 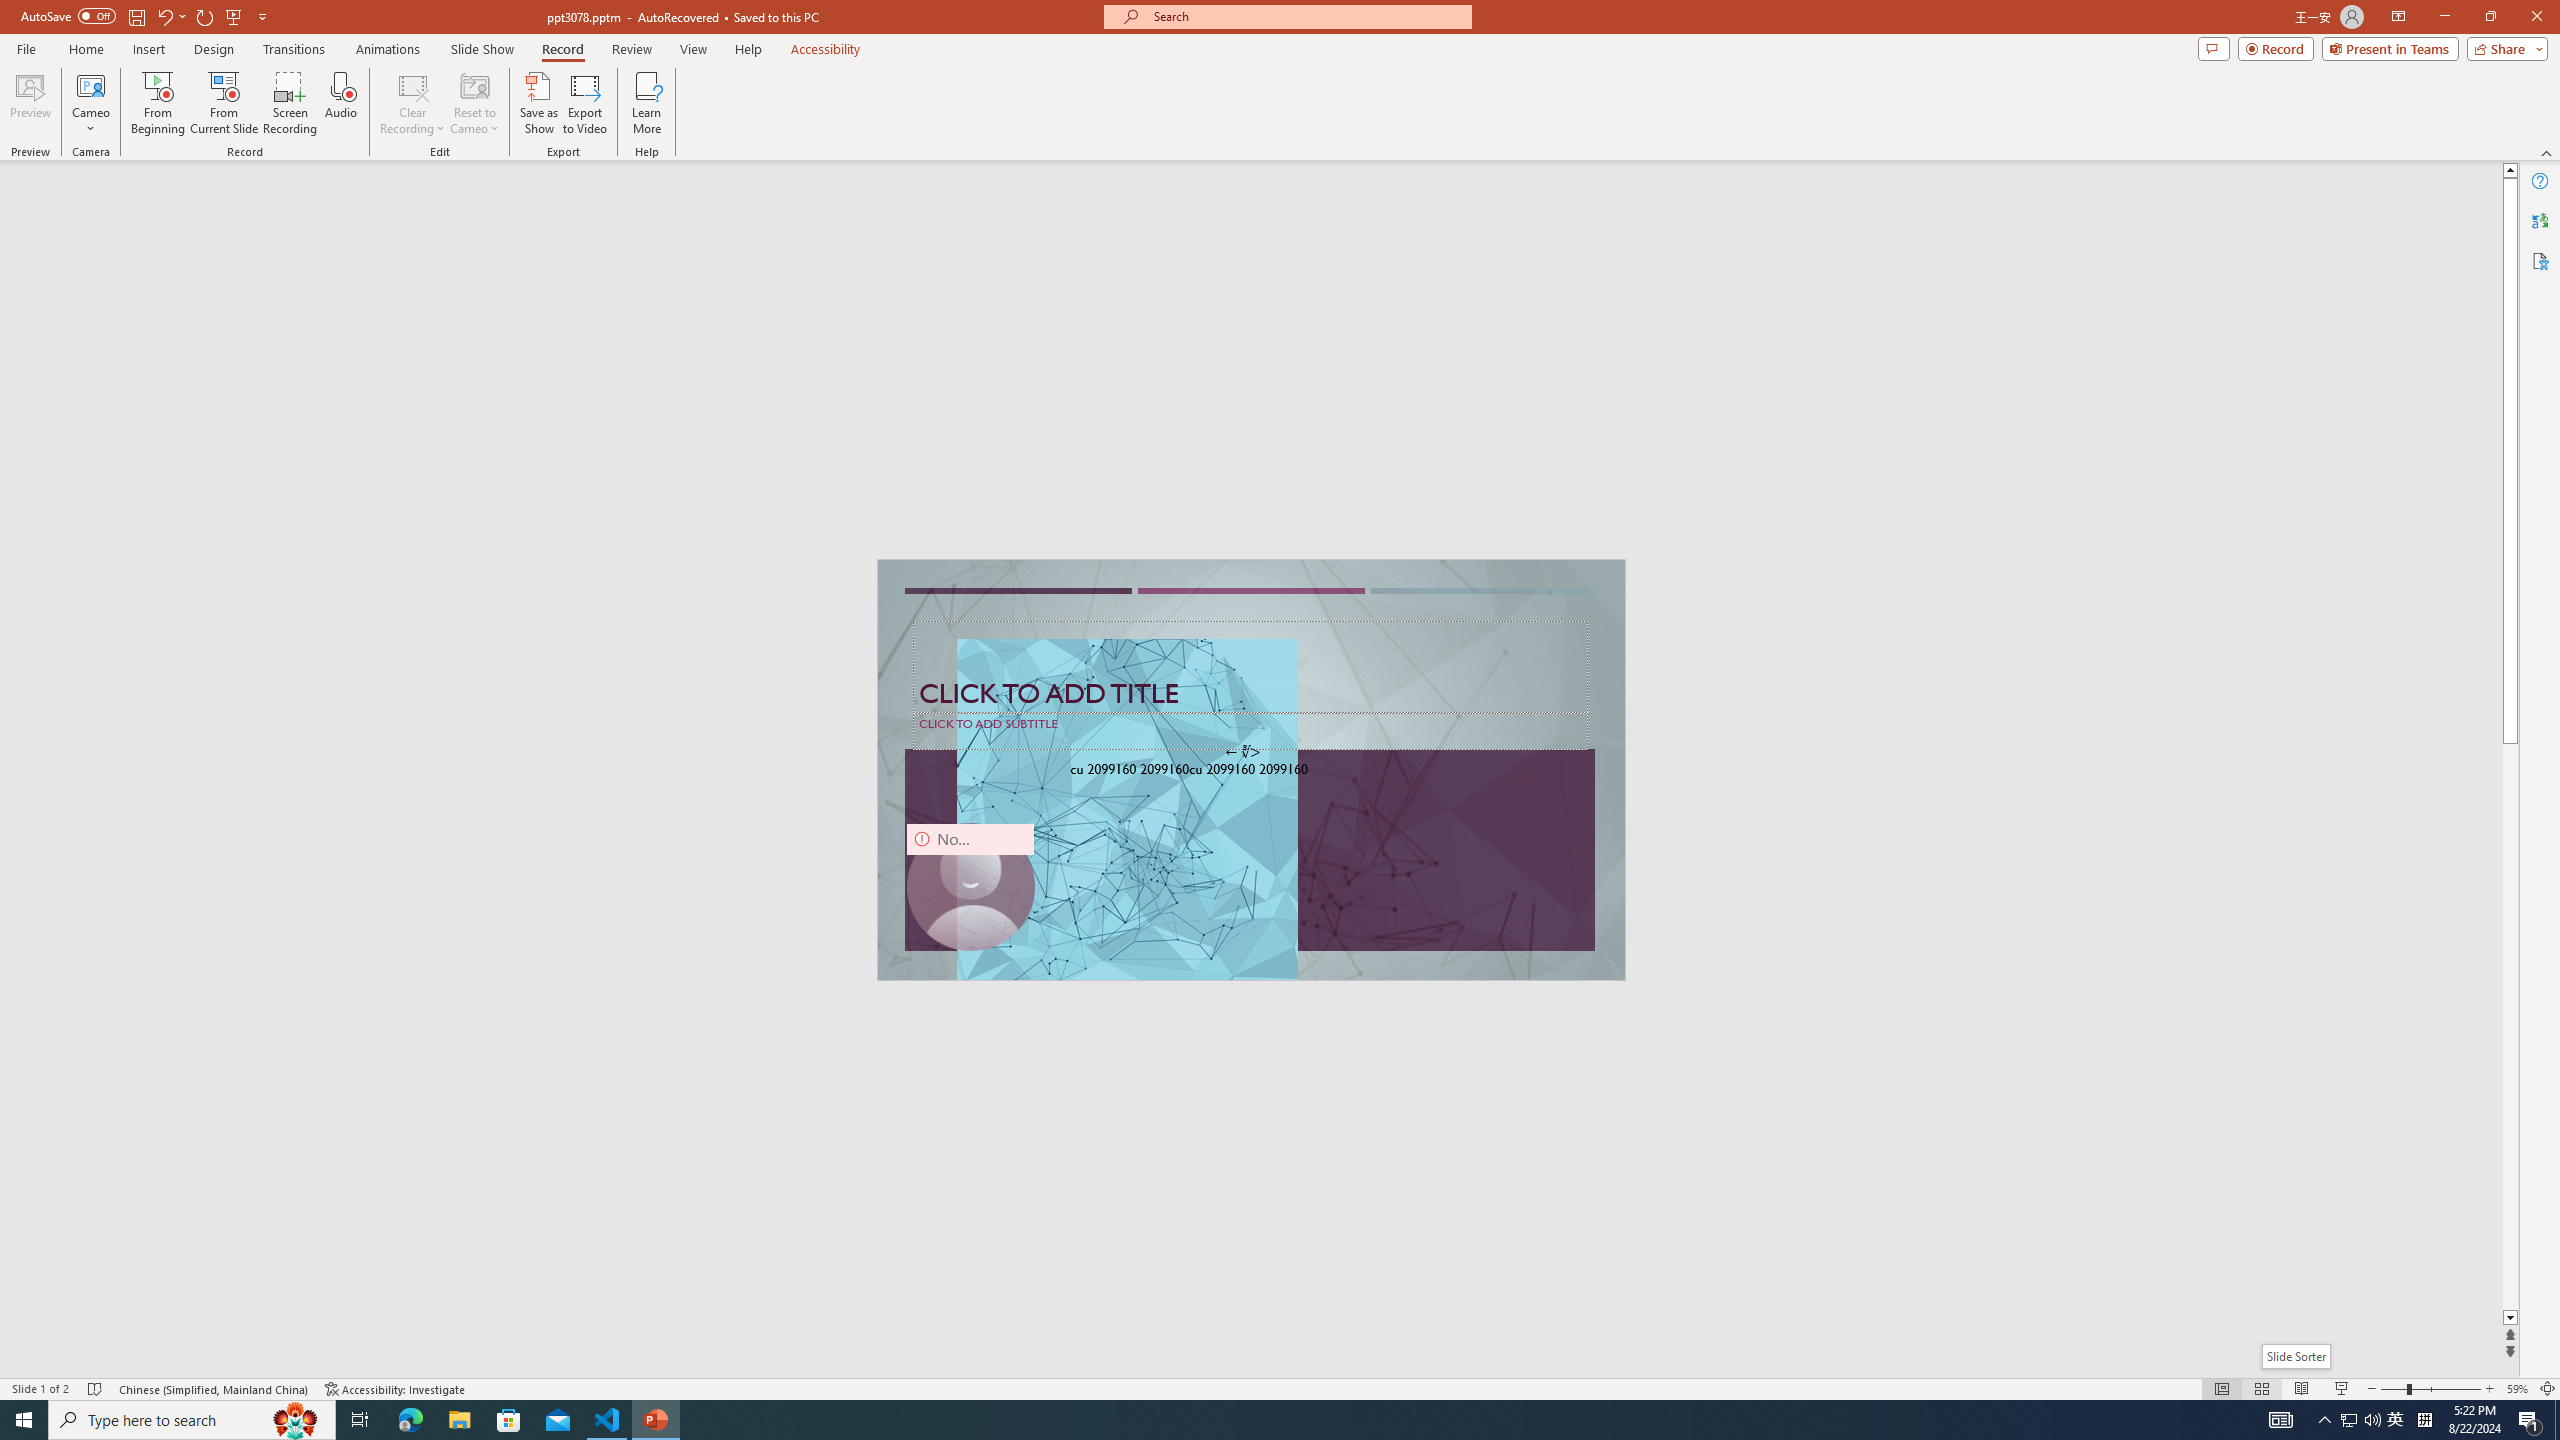 I want to click on 'From Current Slide...', so click(x=224, y=103).